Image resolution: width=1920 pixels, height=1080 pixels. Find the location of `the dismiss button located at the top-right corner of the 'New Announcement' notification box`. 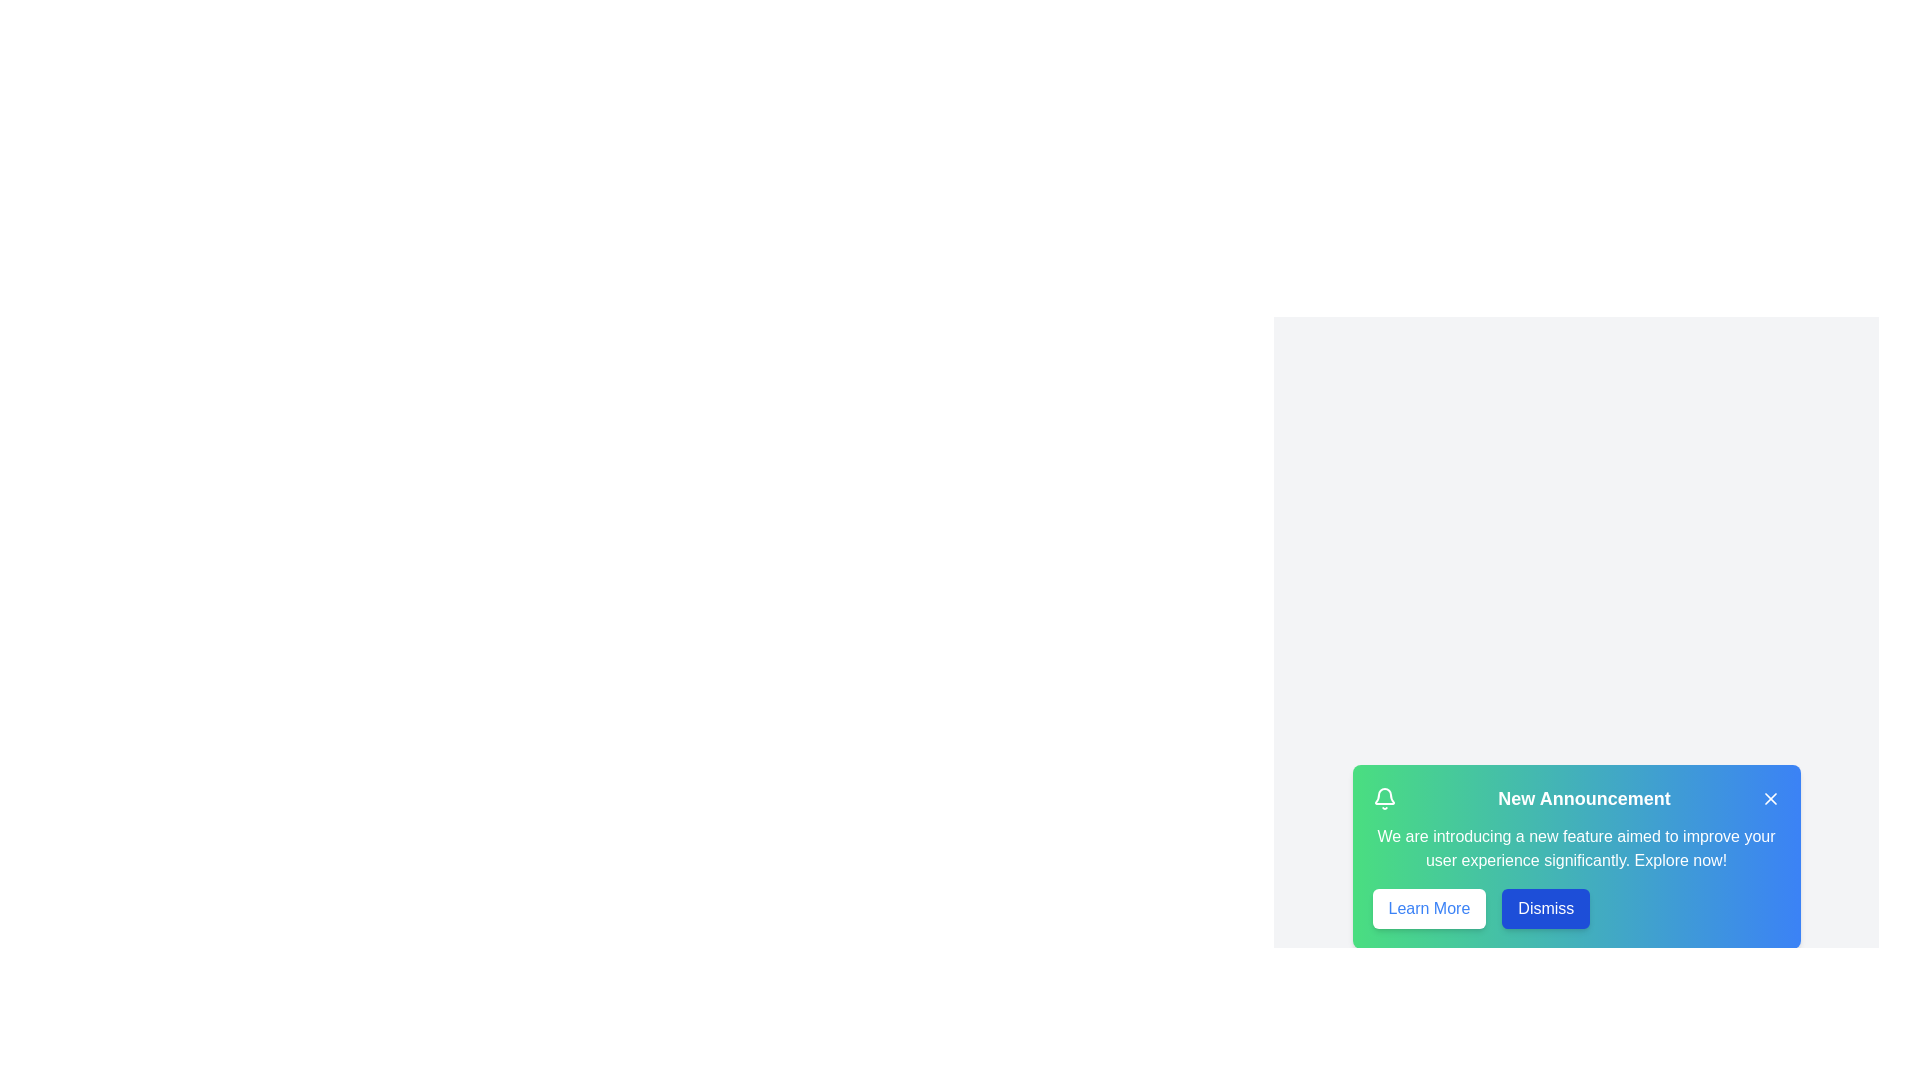

the dismiss button located at the top-right corner of the 'New Announcement' notification box is located at coordinates (1770, 797).